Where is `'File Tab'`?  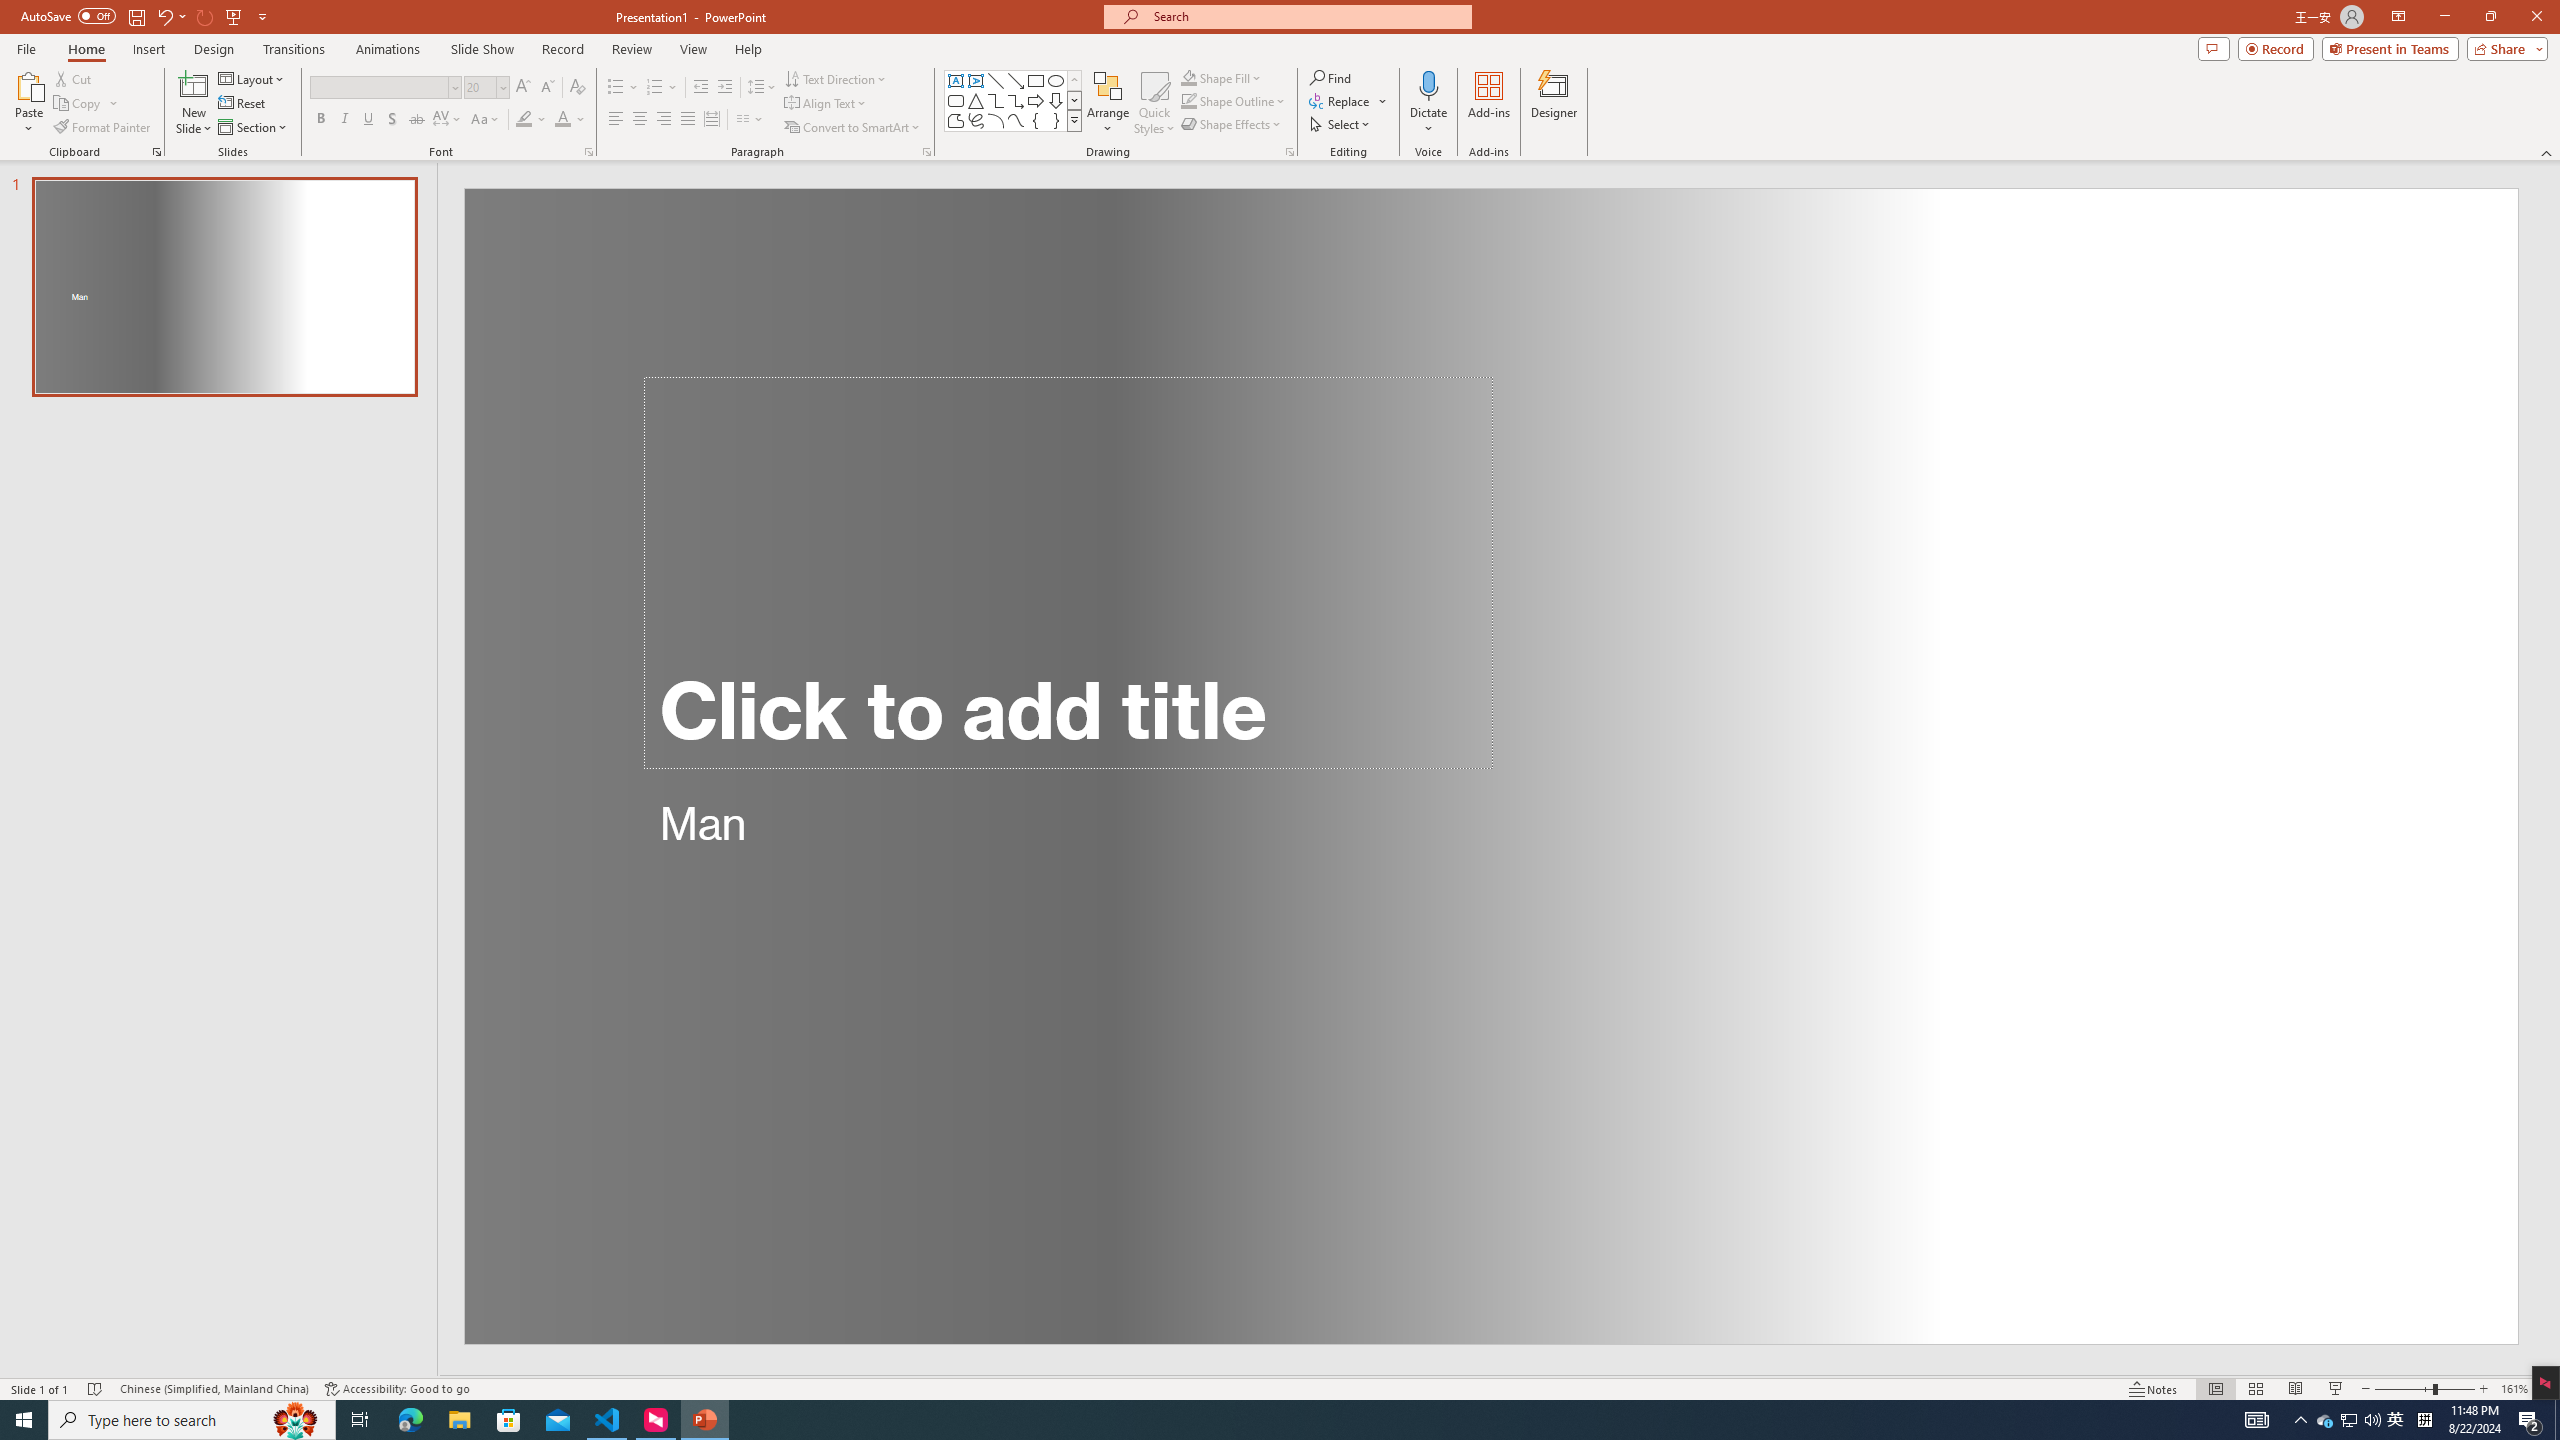
'File Tab' is located at coordinates (25, 47).